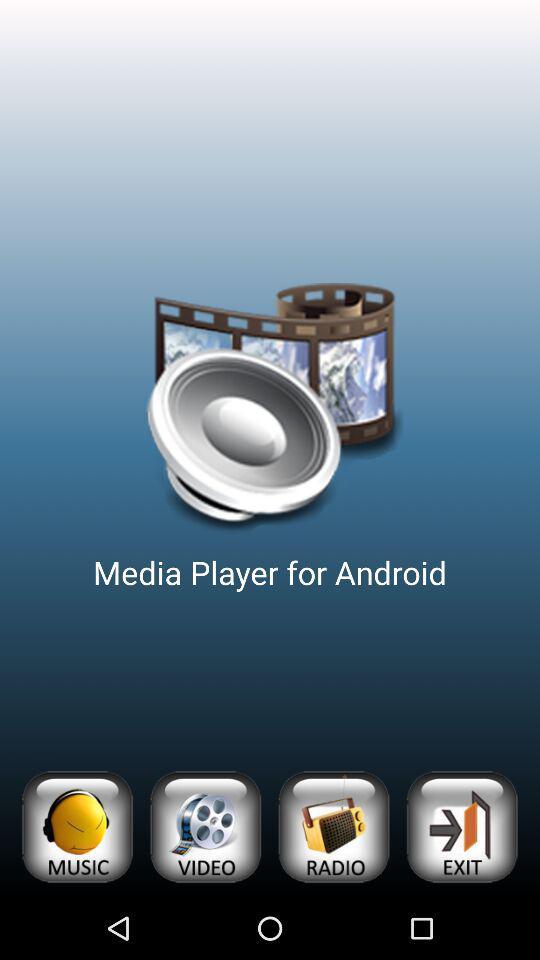  What do you see at coordinates (76, 827) in the screenshot?
I see `listen to music` at bounding box center [76, 827].